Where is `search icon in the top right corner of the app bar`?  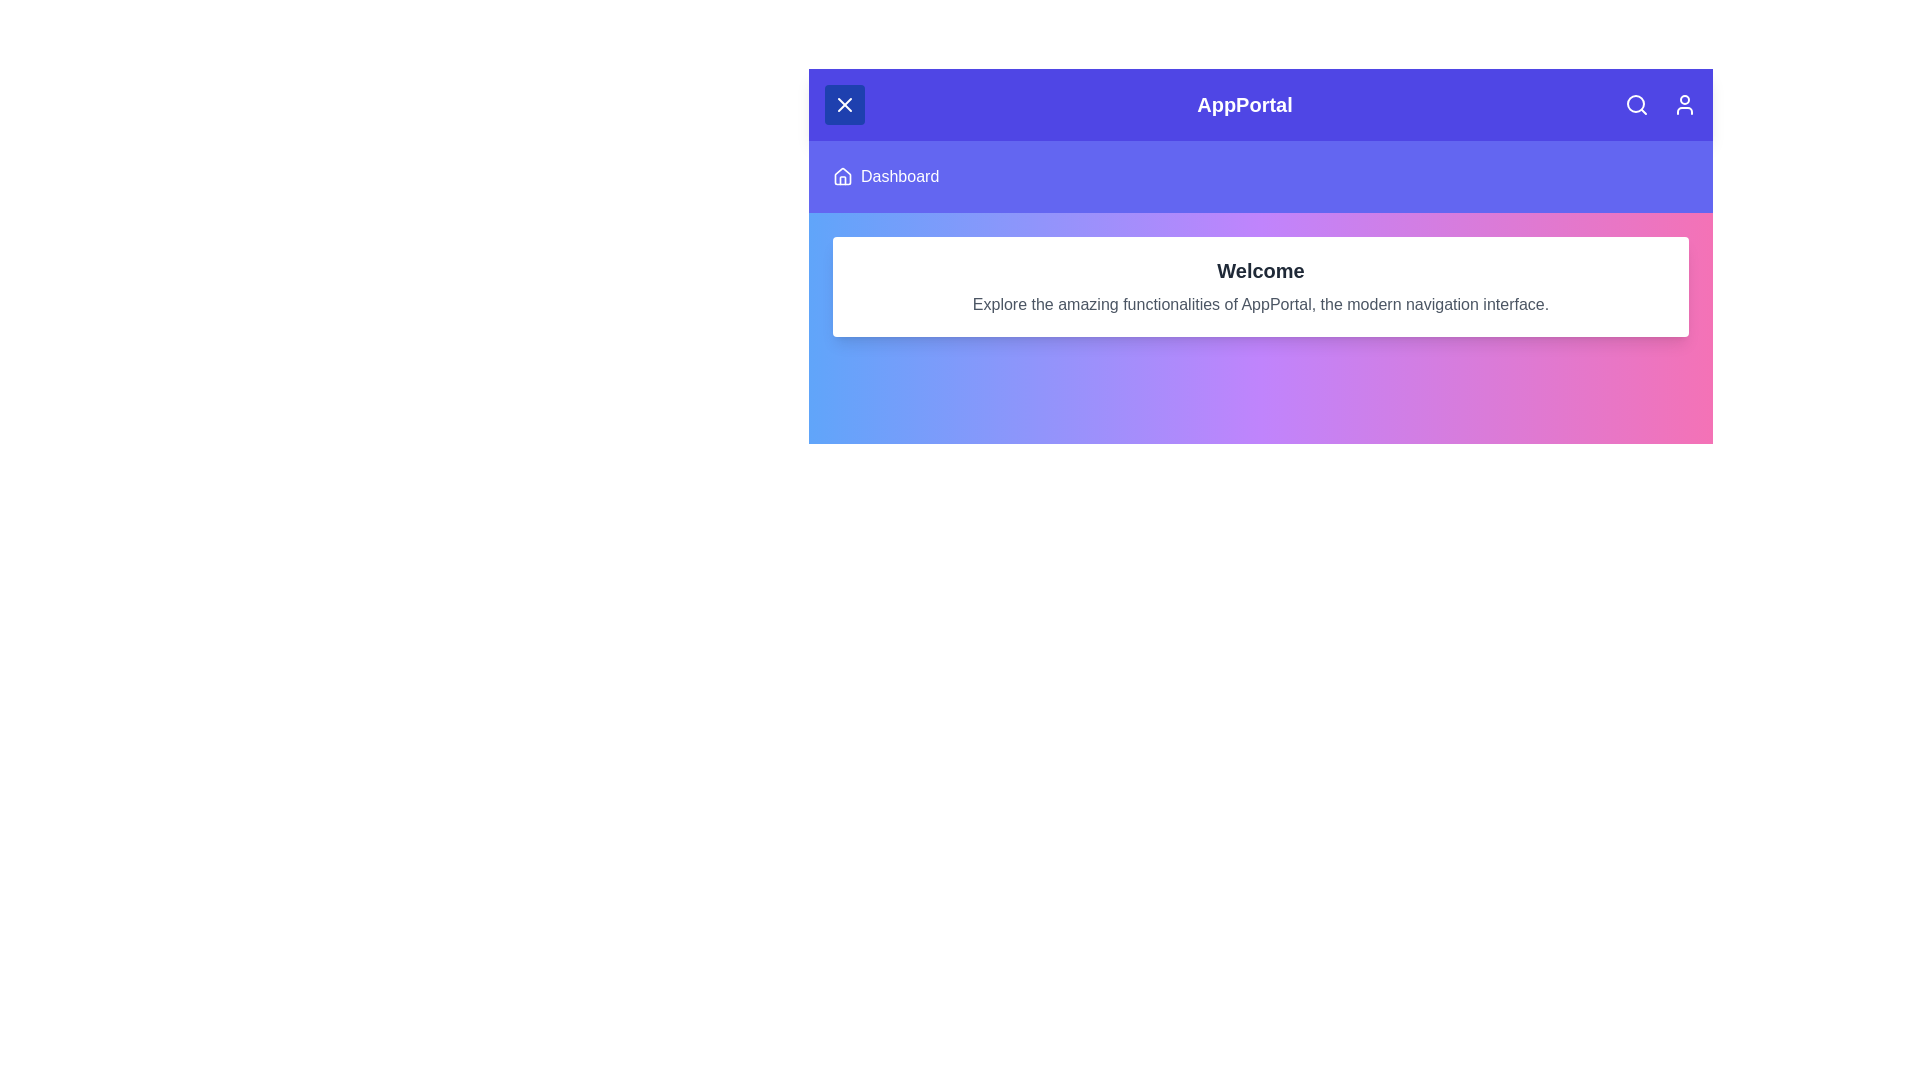
search icon in the top right corner of the app bar is located at coordinates (1636, 104).